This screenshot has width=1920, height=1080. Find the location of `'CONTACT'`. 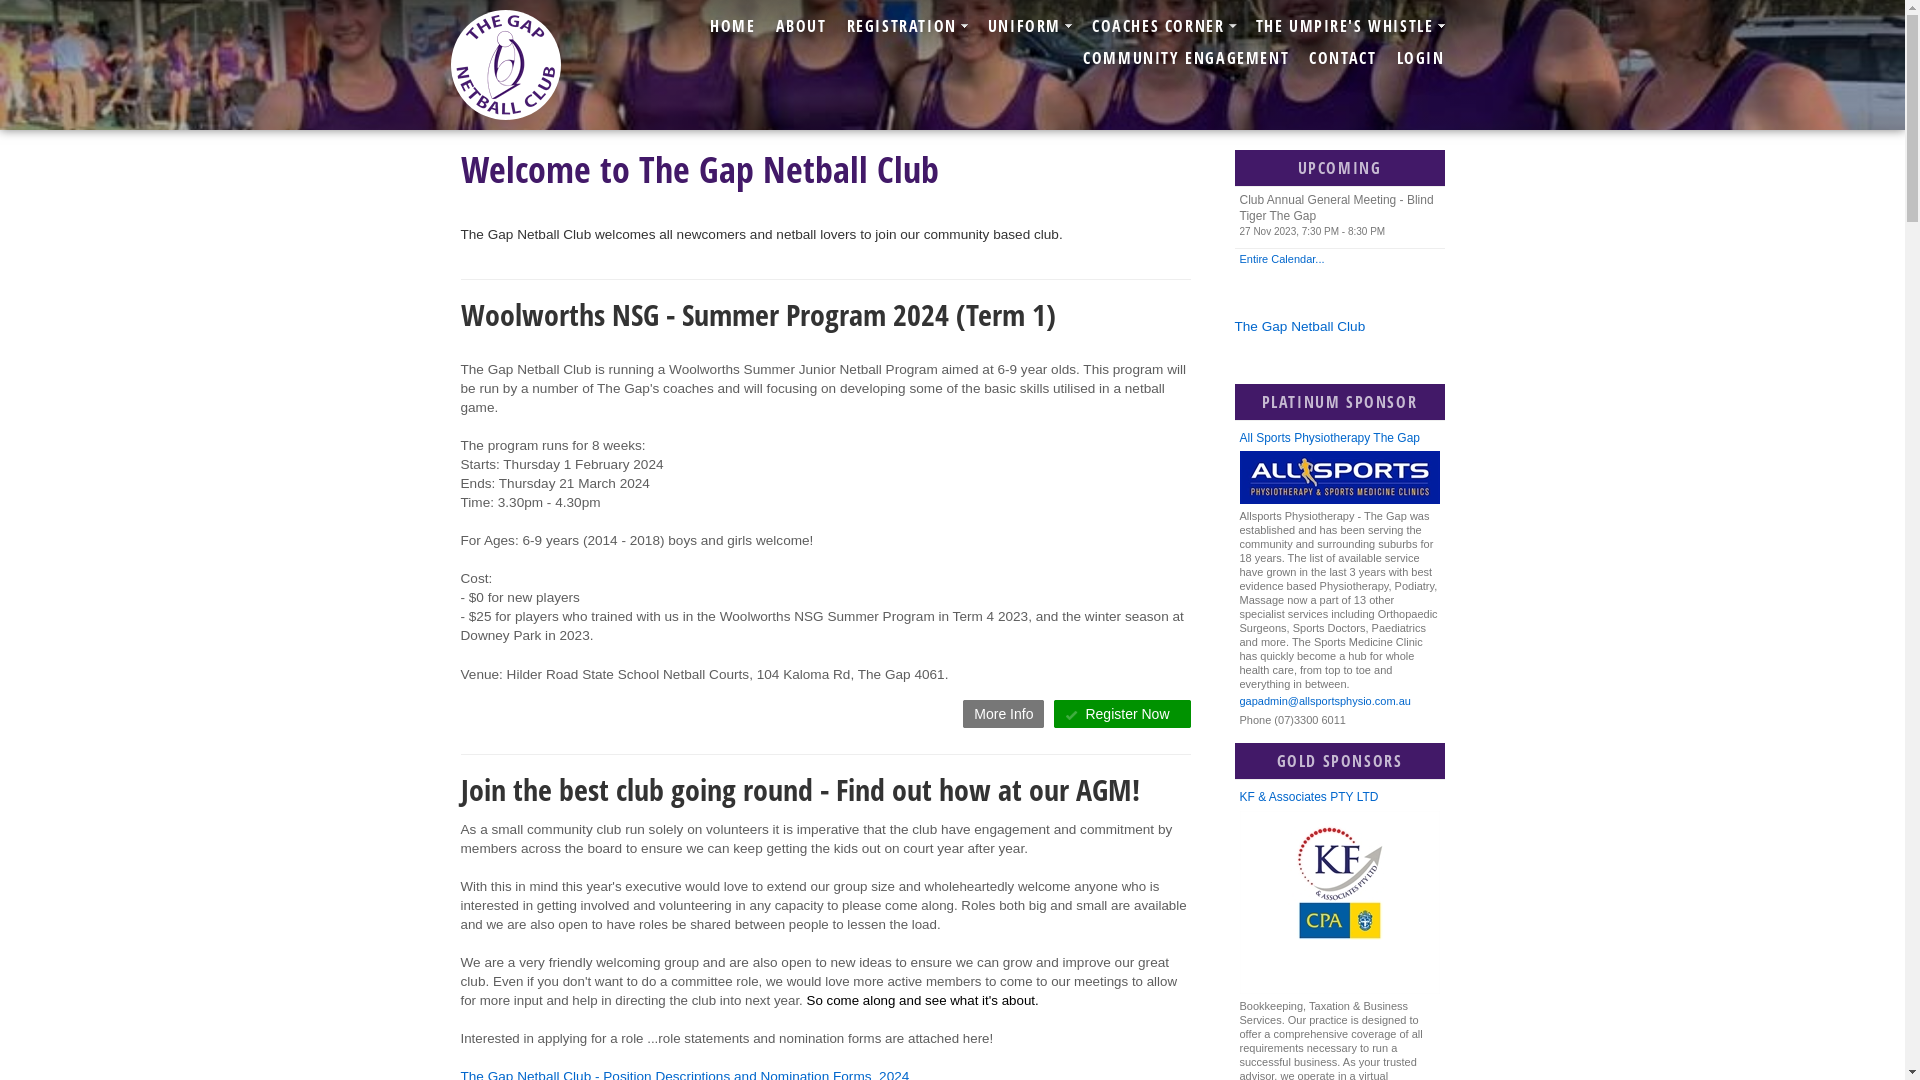

'CONTACT' is located at coordinates (1342, 56).